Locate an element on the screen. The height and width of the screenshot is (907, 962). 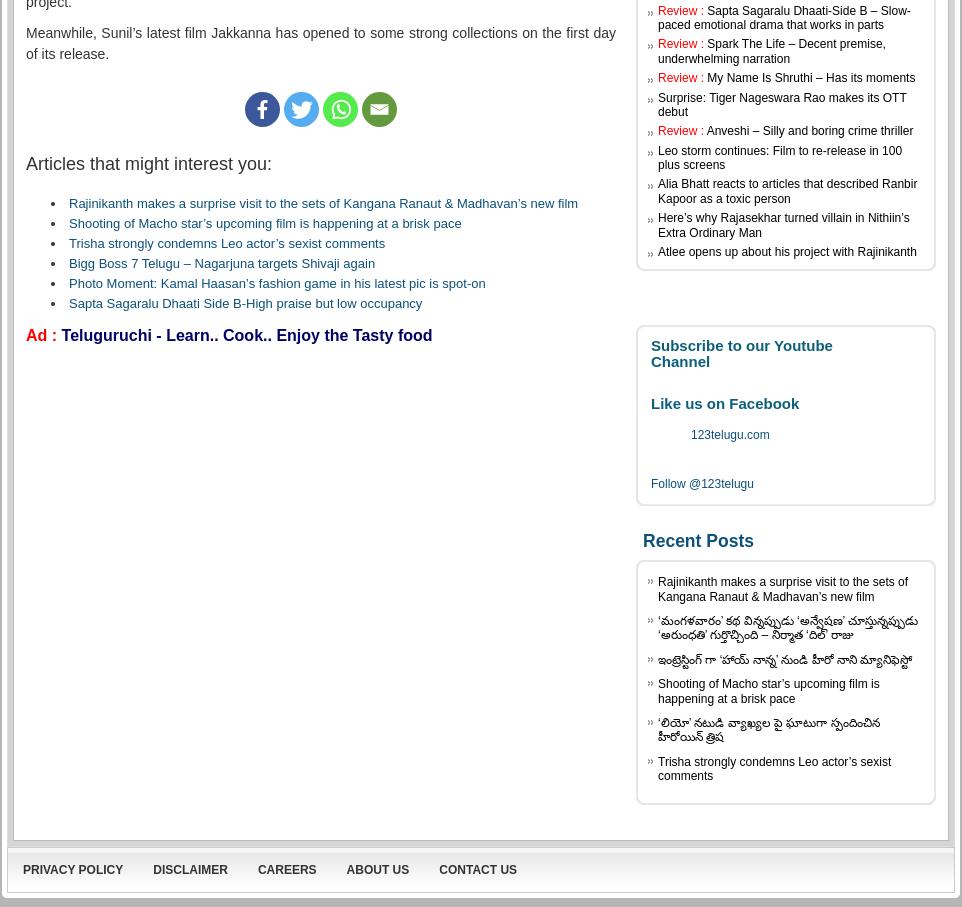
'Surprise: Tiger Nageswara Rao makes its OTT debut' is located at coordinates (781, 103).